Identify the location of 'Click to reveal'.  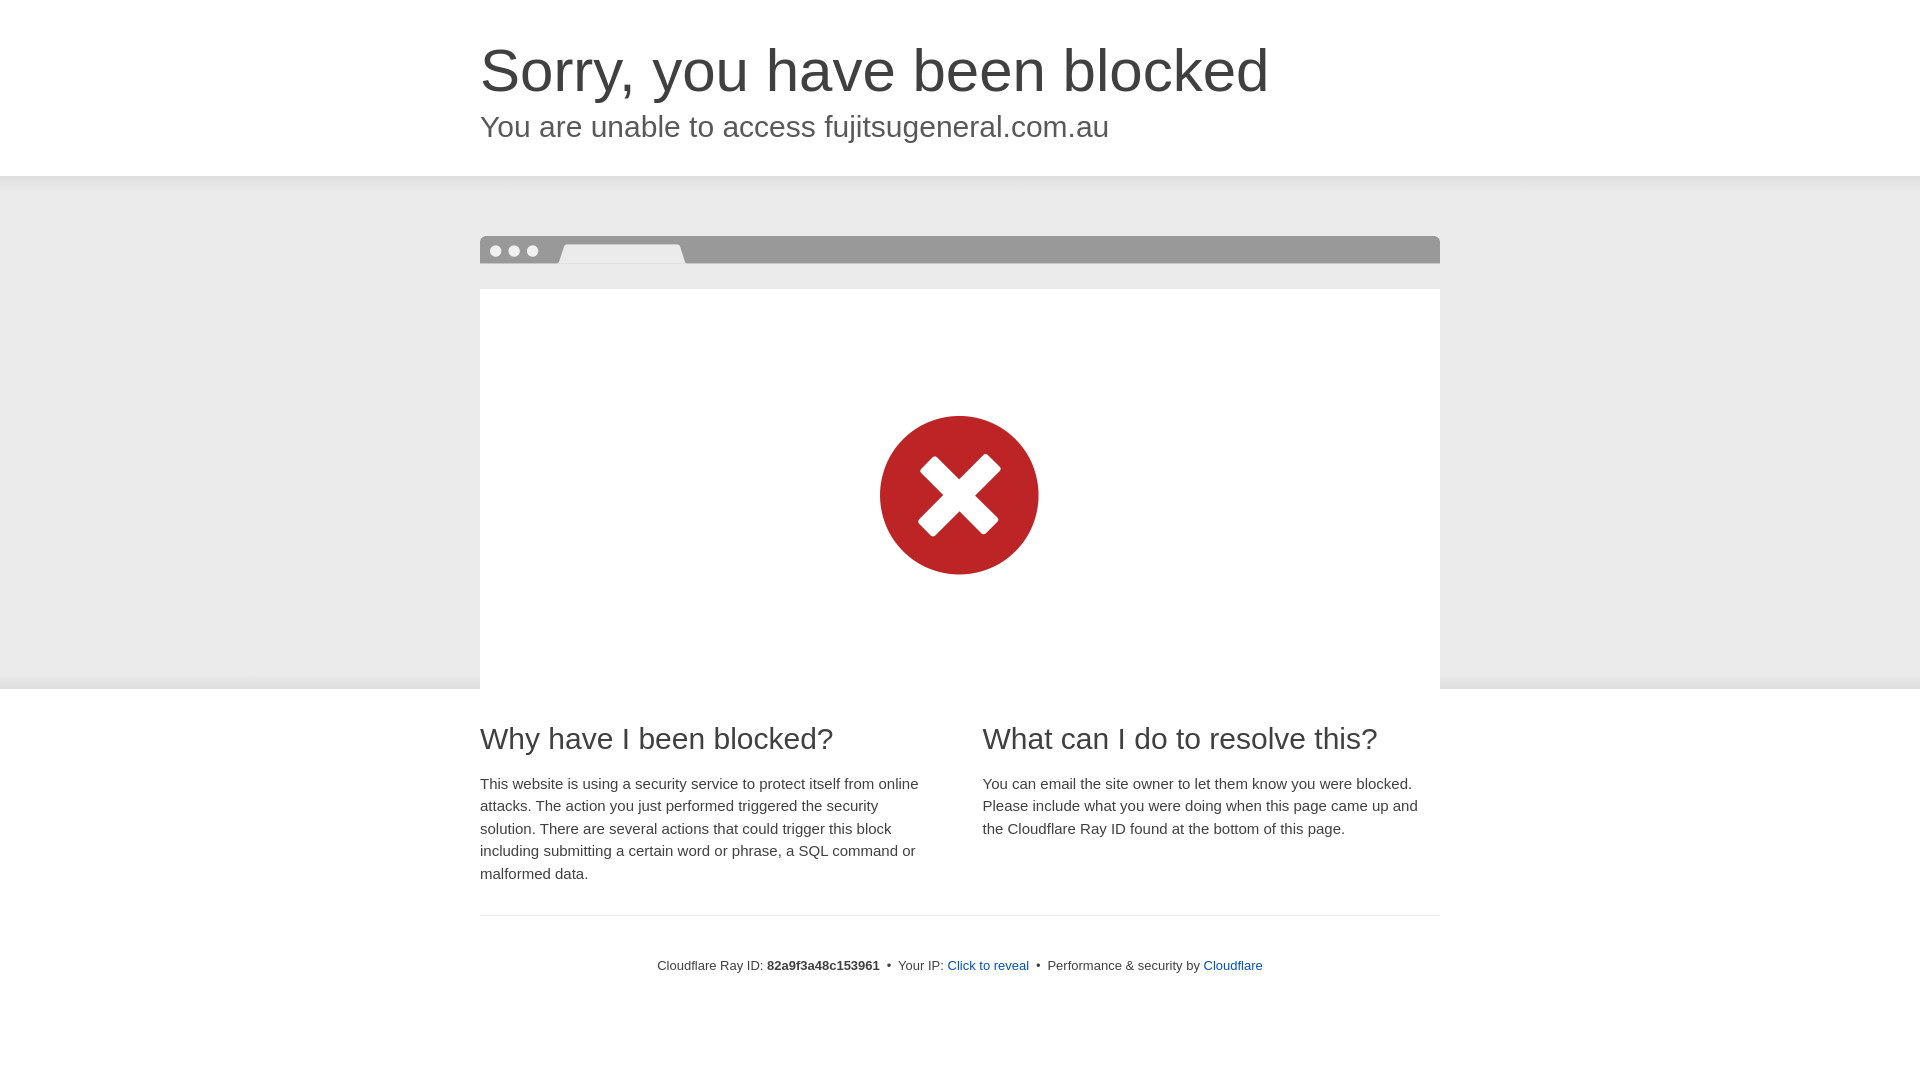
(988, 964).